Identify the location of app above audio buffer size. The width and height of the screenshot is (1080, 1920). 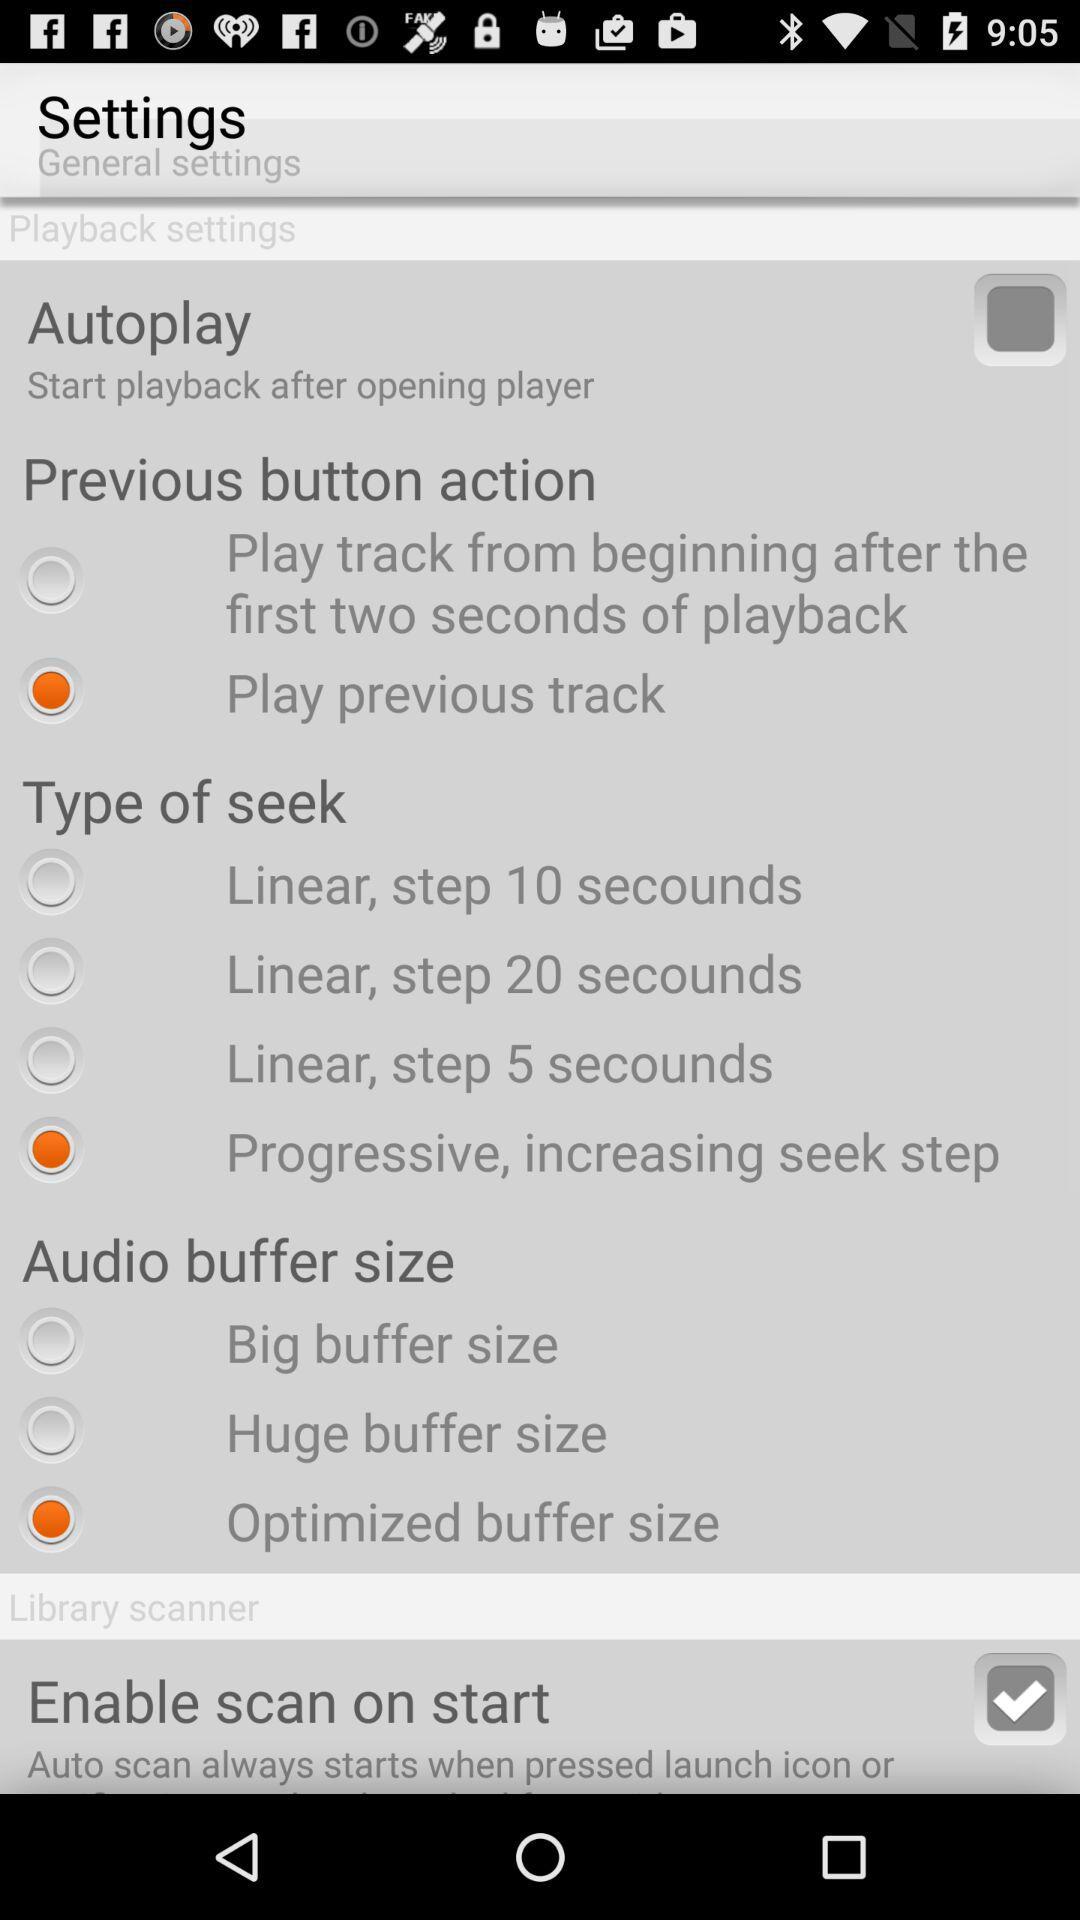
(503, 1150).